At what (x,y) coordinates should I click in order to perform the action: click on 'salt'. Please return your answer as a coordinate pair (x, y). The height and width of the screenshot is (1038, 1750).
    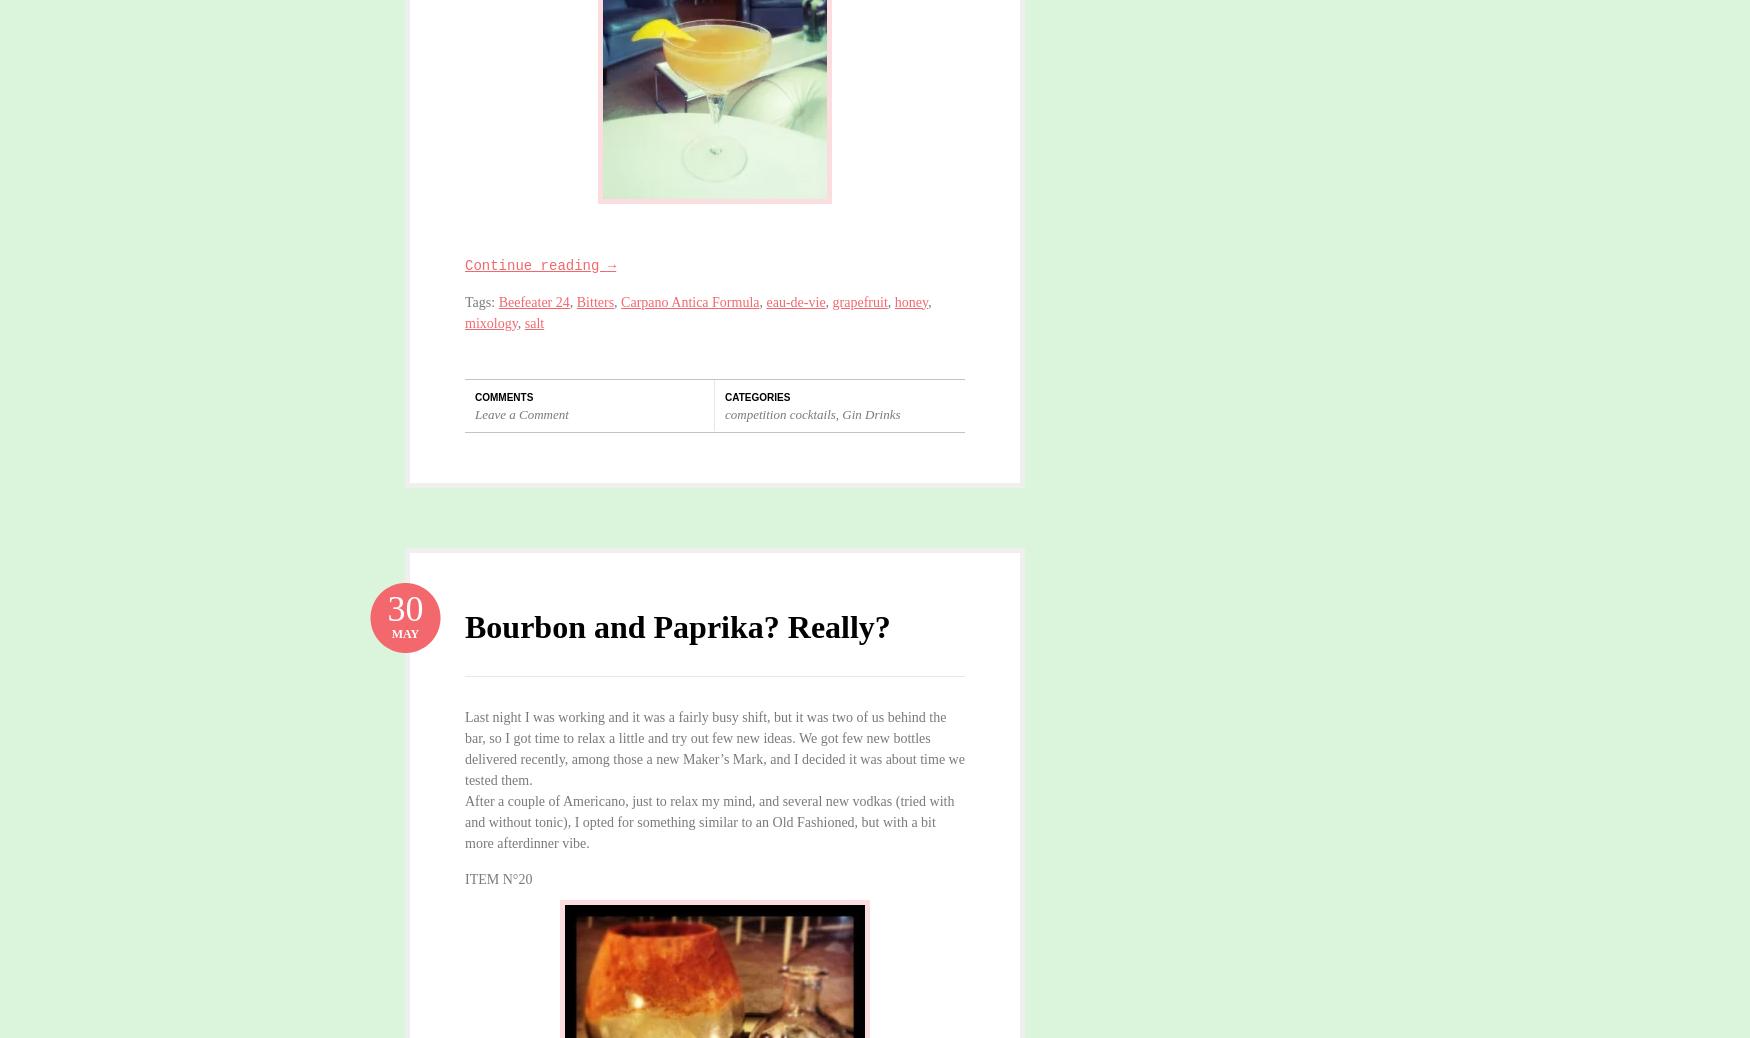
    Looking at the image, I should click on (532, 322).